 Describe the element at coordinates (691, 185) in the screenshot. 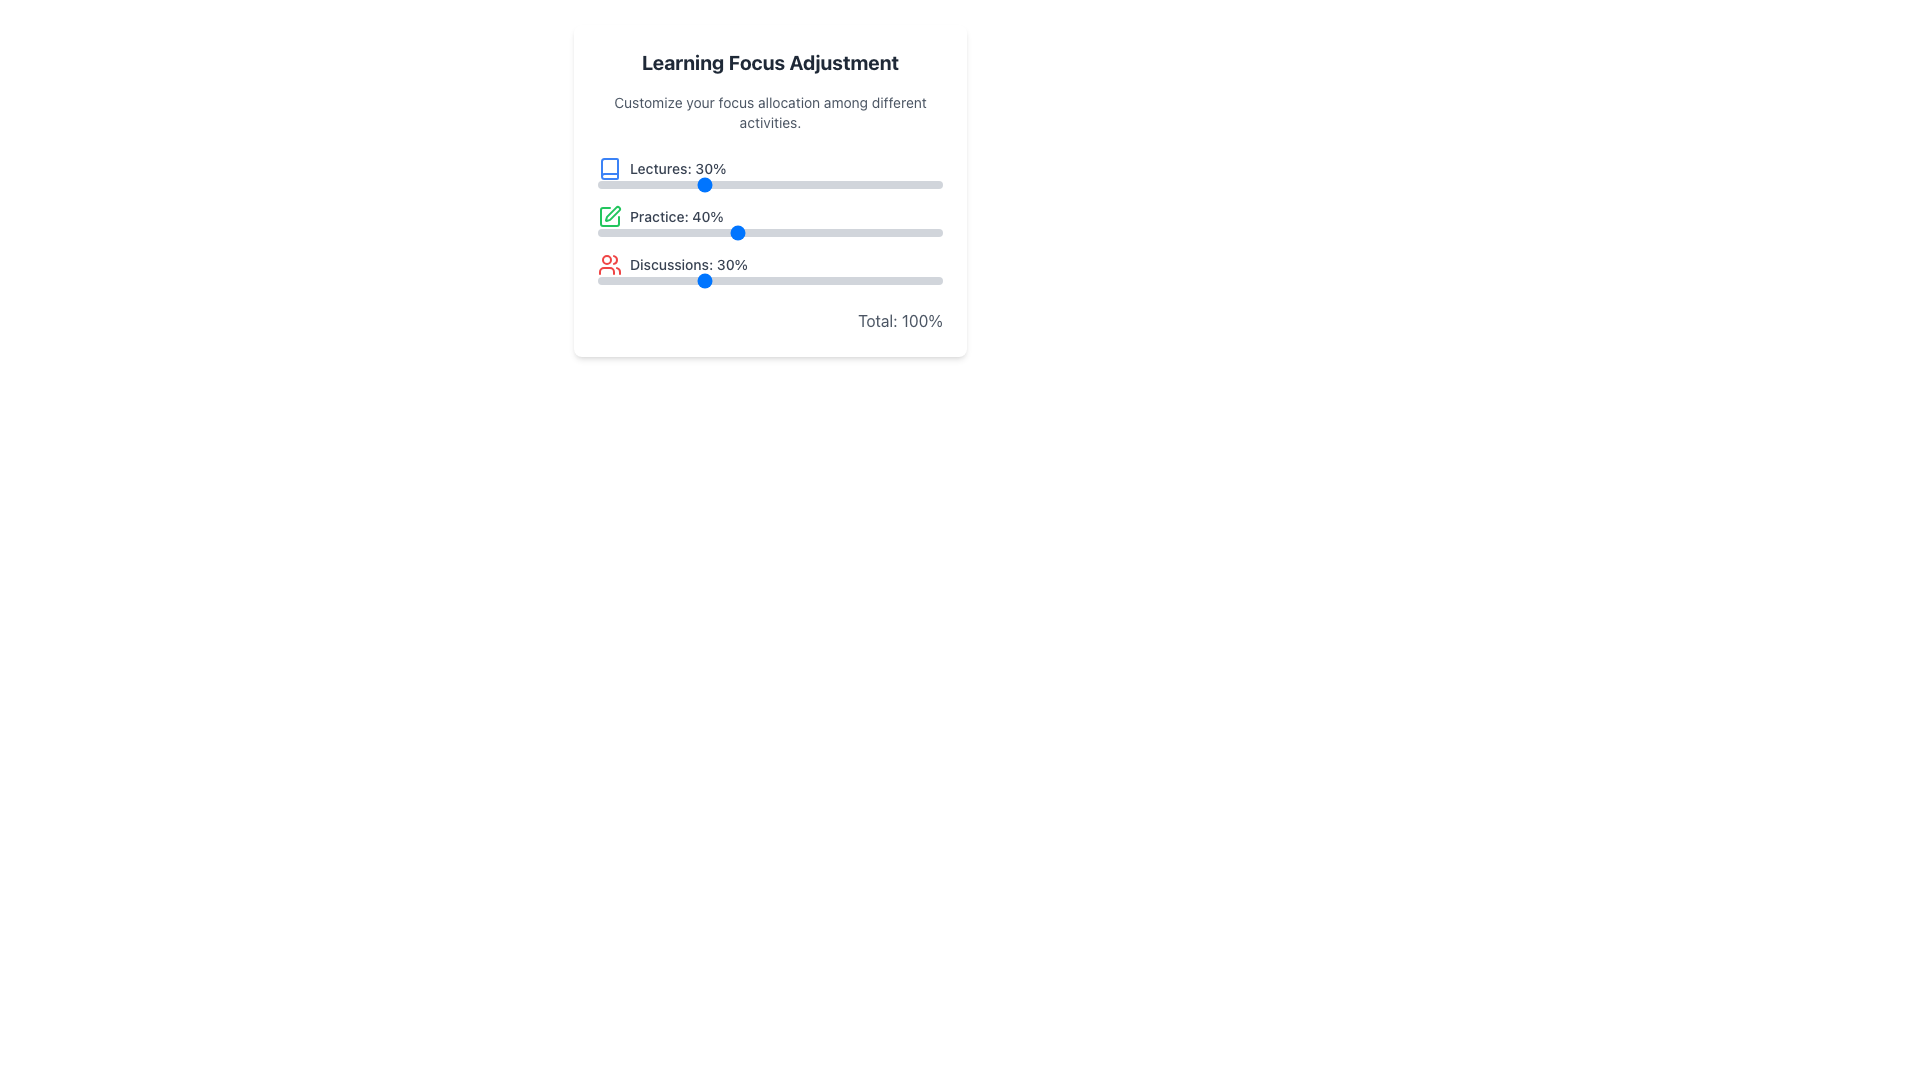

I see `the slider` at that location.